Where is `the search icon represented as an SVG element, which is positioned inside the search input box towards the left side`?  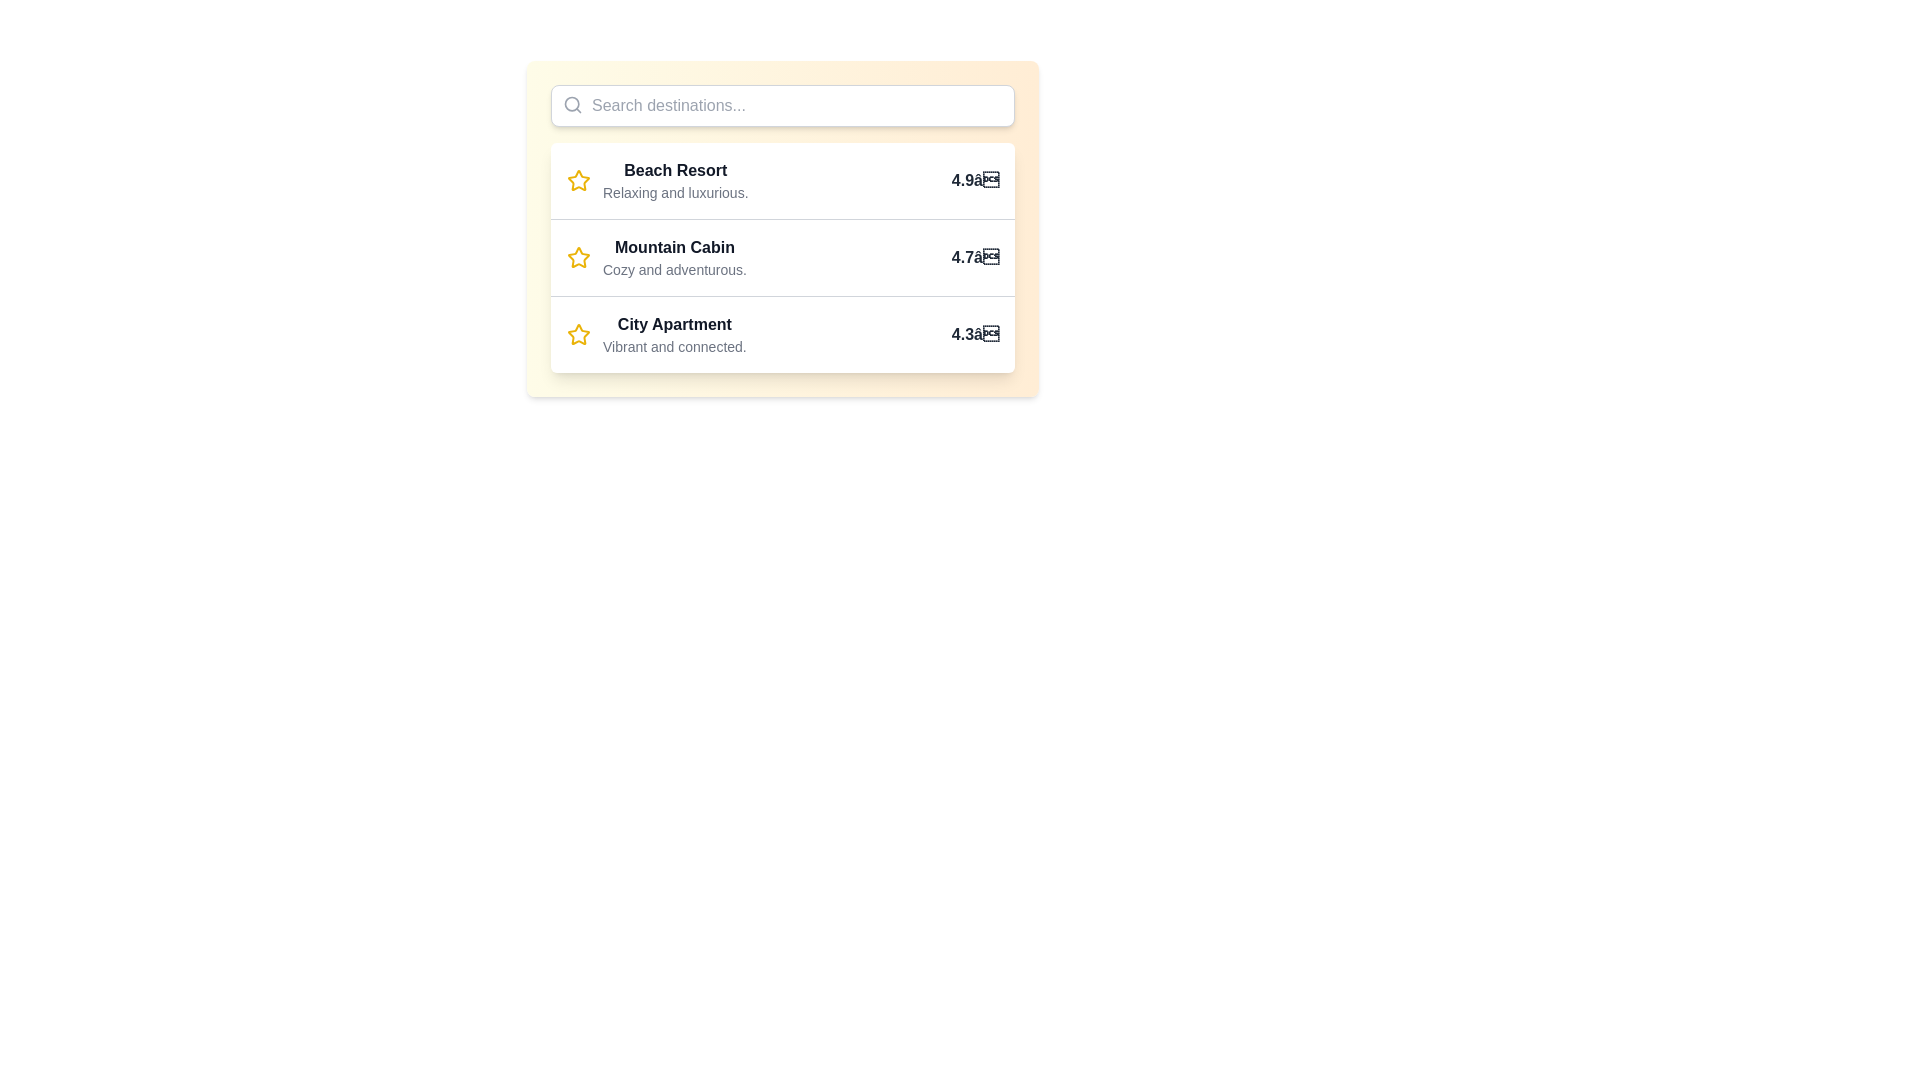
the search icon represented as an SVG element, which is positioned inside the search input box towards the left side is located at coordinates (571, 104).